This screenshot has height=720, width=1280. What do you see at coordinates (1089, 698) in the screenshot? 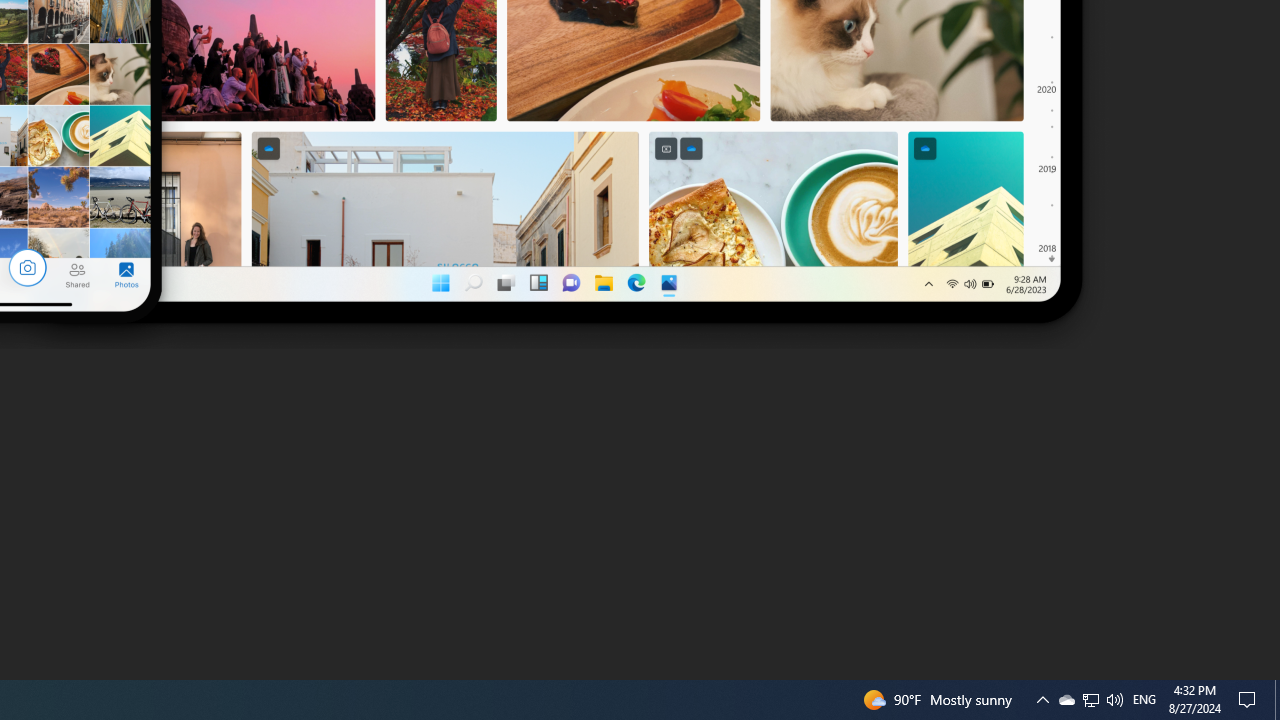
I see `'User Promoted Notification Area'` at bounding box center [1089, 698].